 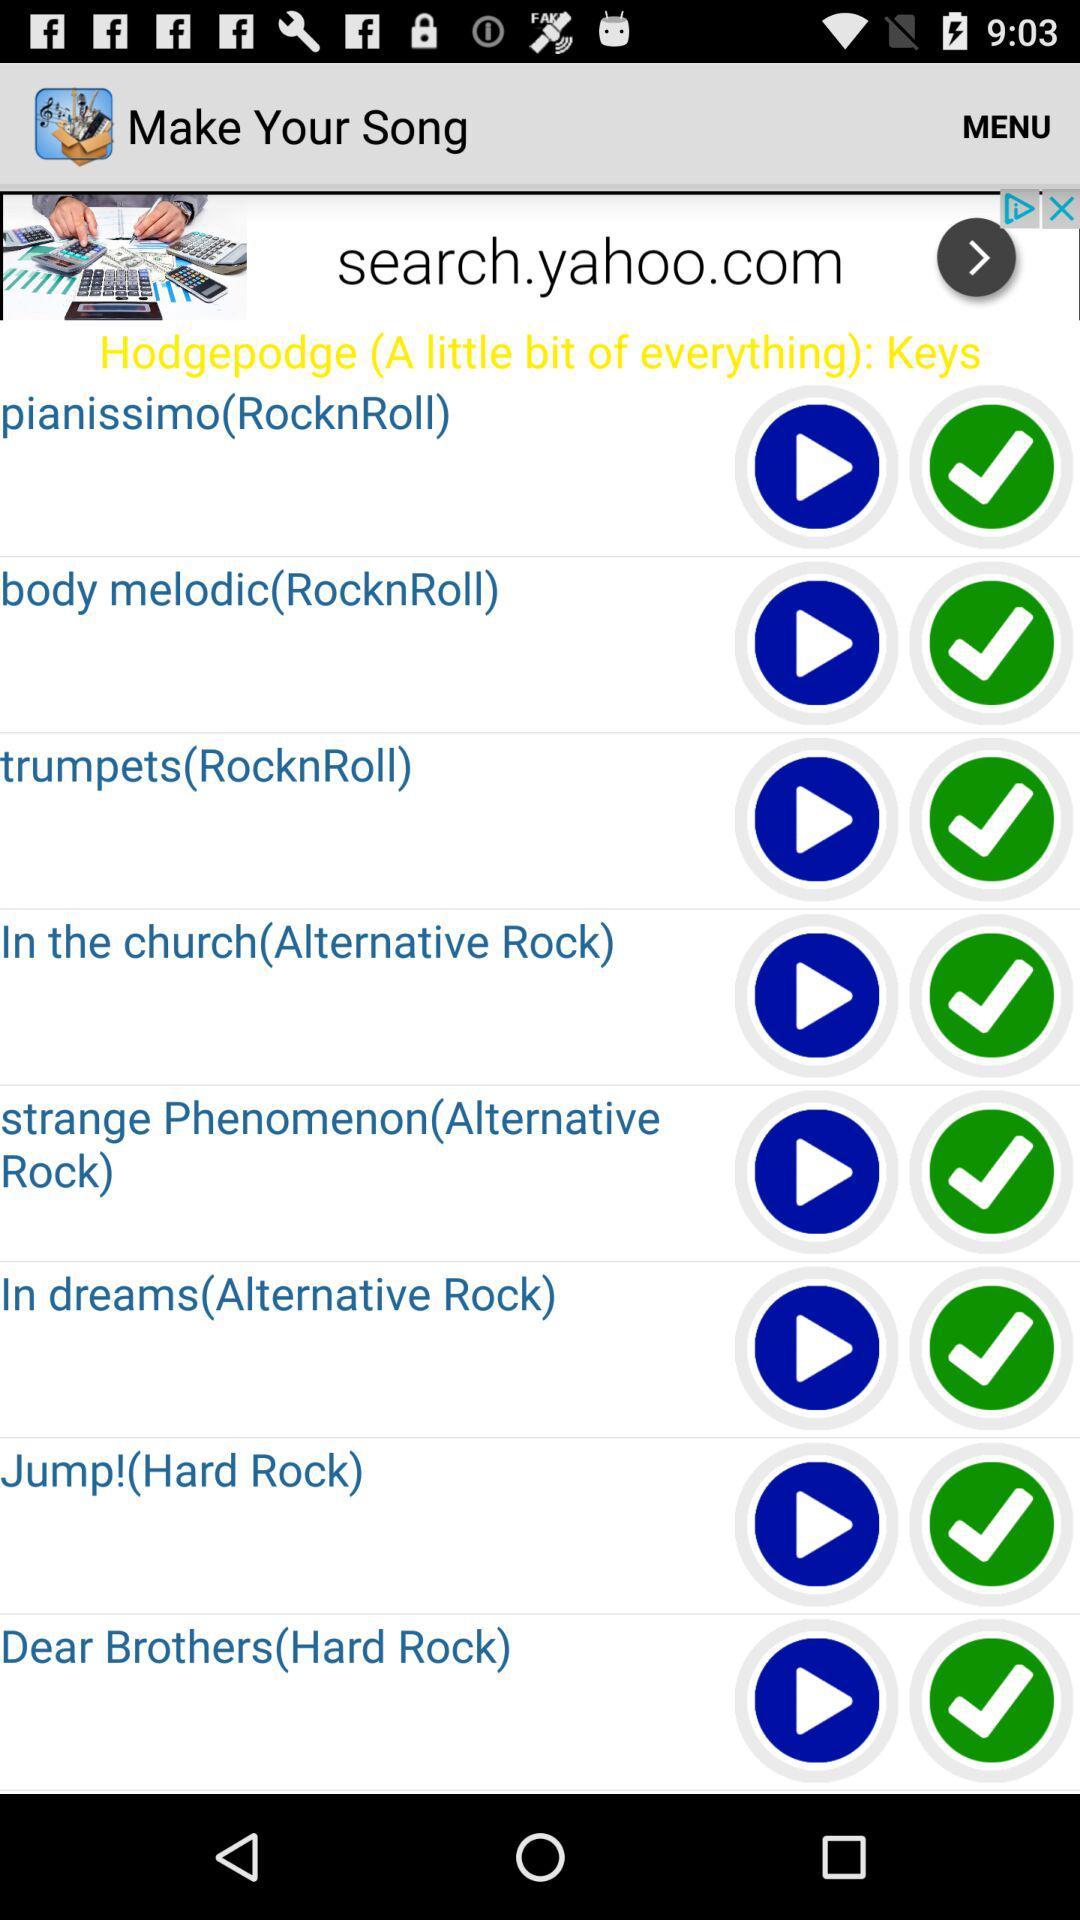 What do you see at coordinates (992, 1701) in the screenshot?
I see `tik option` at bounding box center [992, 1701].